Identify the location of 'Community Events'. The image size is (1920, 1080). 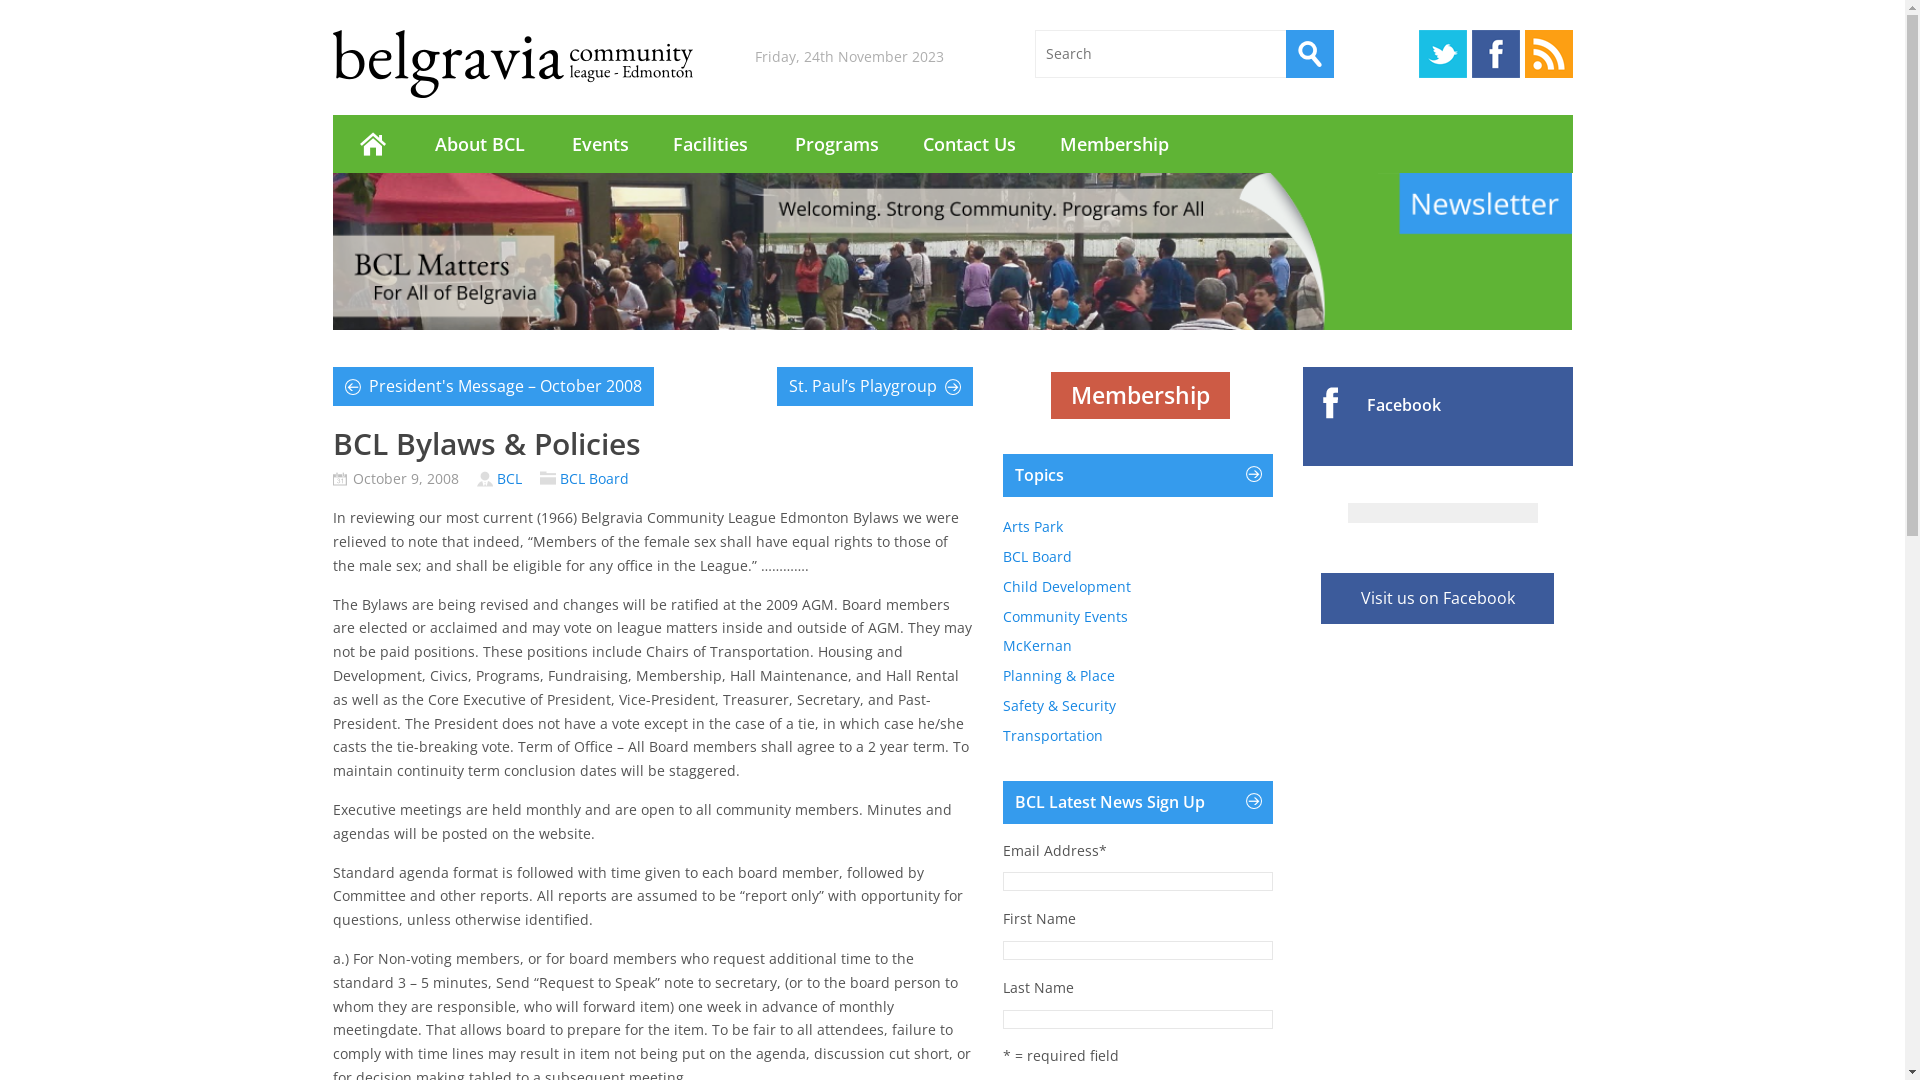
(1063, 615).